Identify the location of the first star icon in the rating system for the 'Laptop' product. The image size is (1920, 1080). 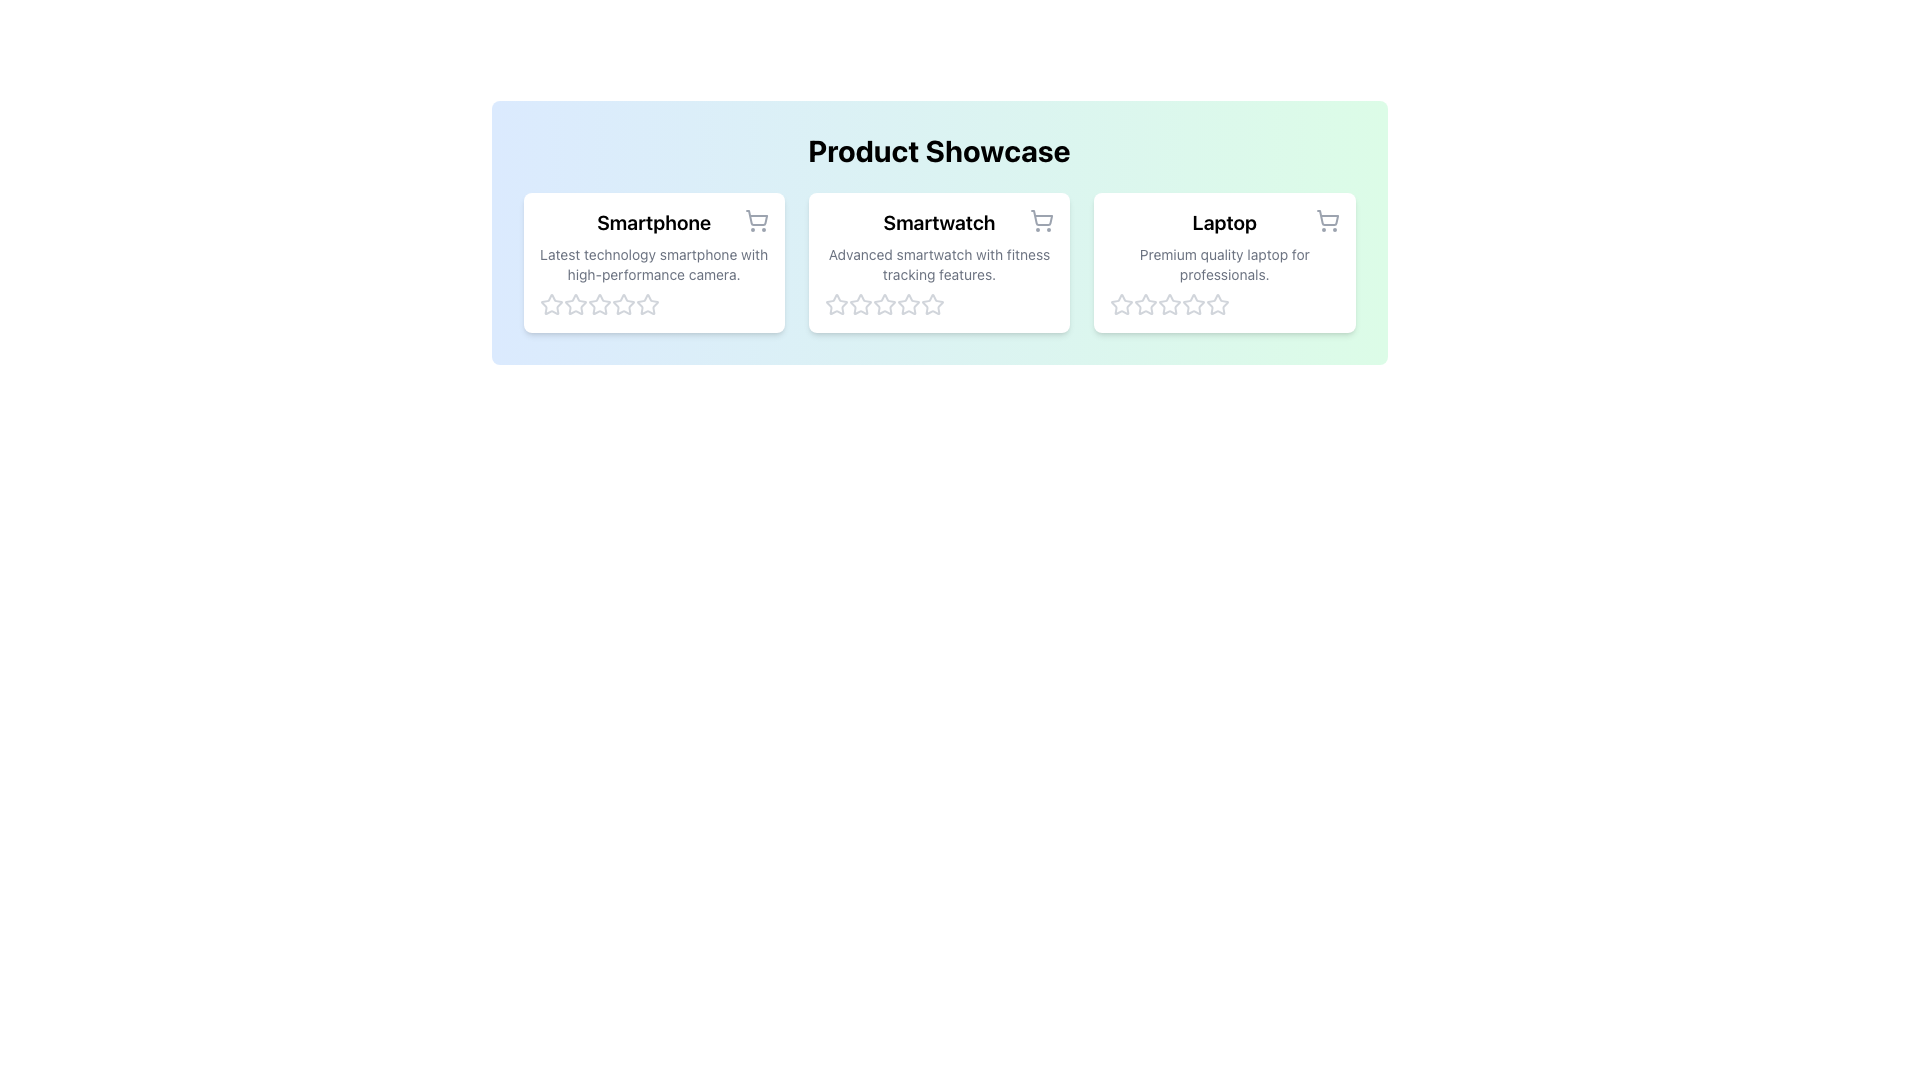
(1122, 304).